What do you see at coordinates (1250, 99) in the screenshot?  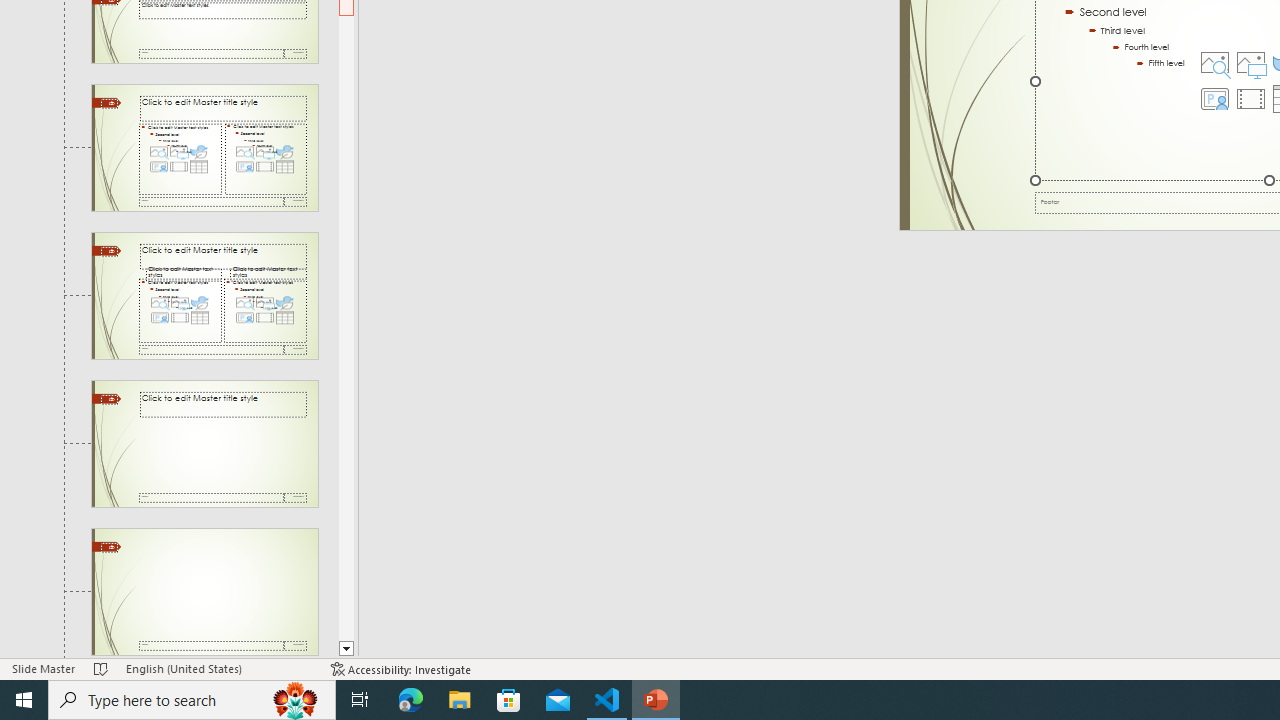 I see `'Insert Video'` at bounding box center [1250, 99].